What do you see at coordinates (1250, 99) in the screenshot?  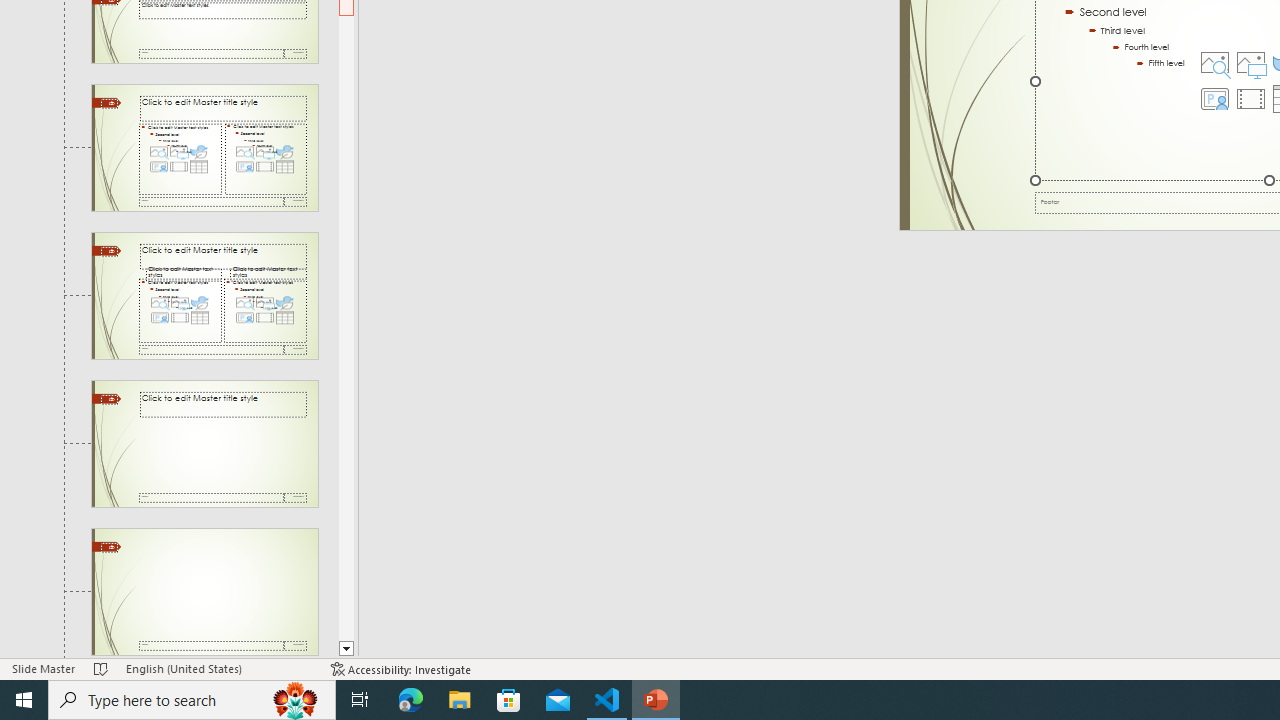 I see `'Insert Video'` at bounding box center [1250, 99].